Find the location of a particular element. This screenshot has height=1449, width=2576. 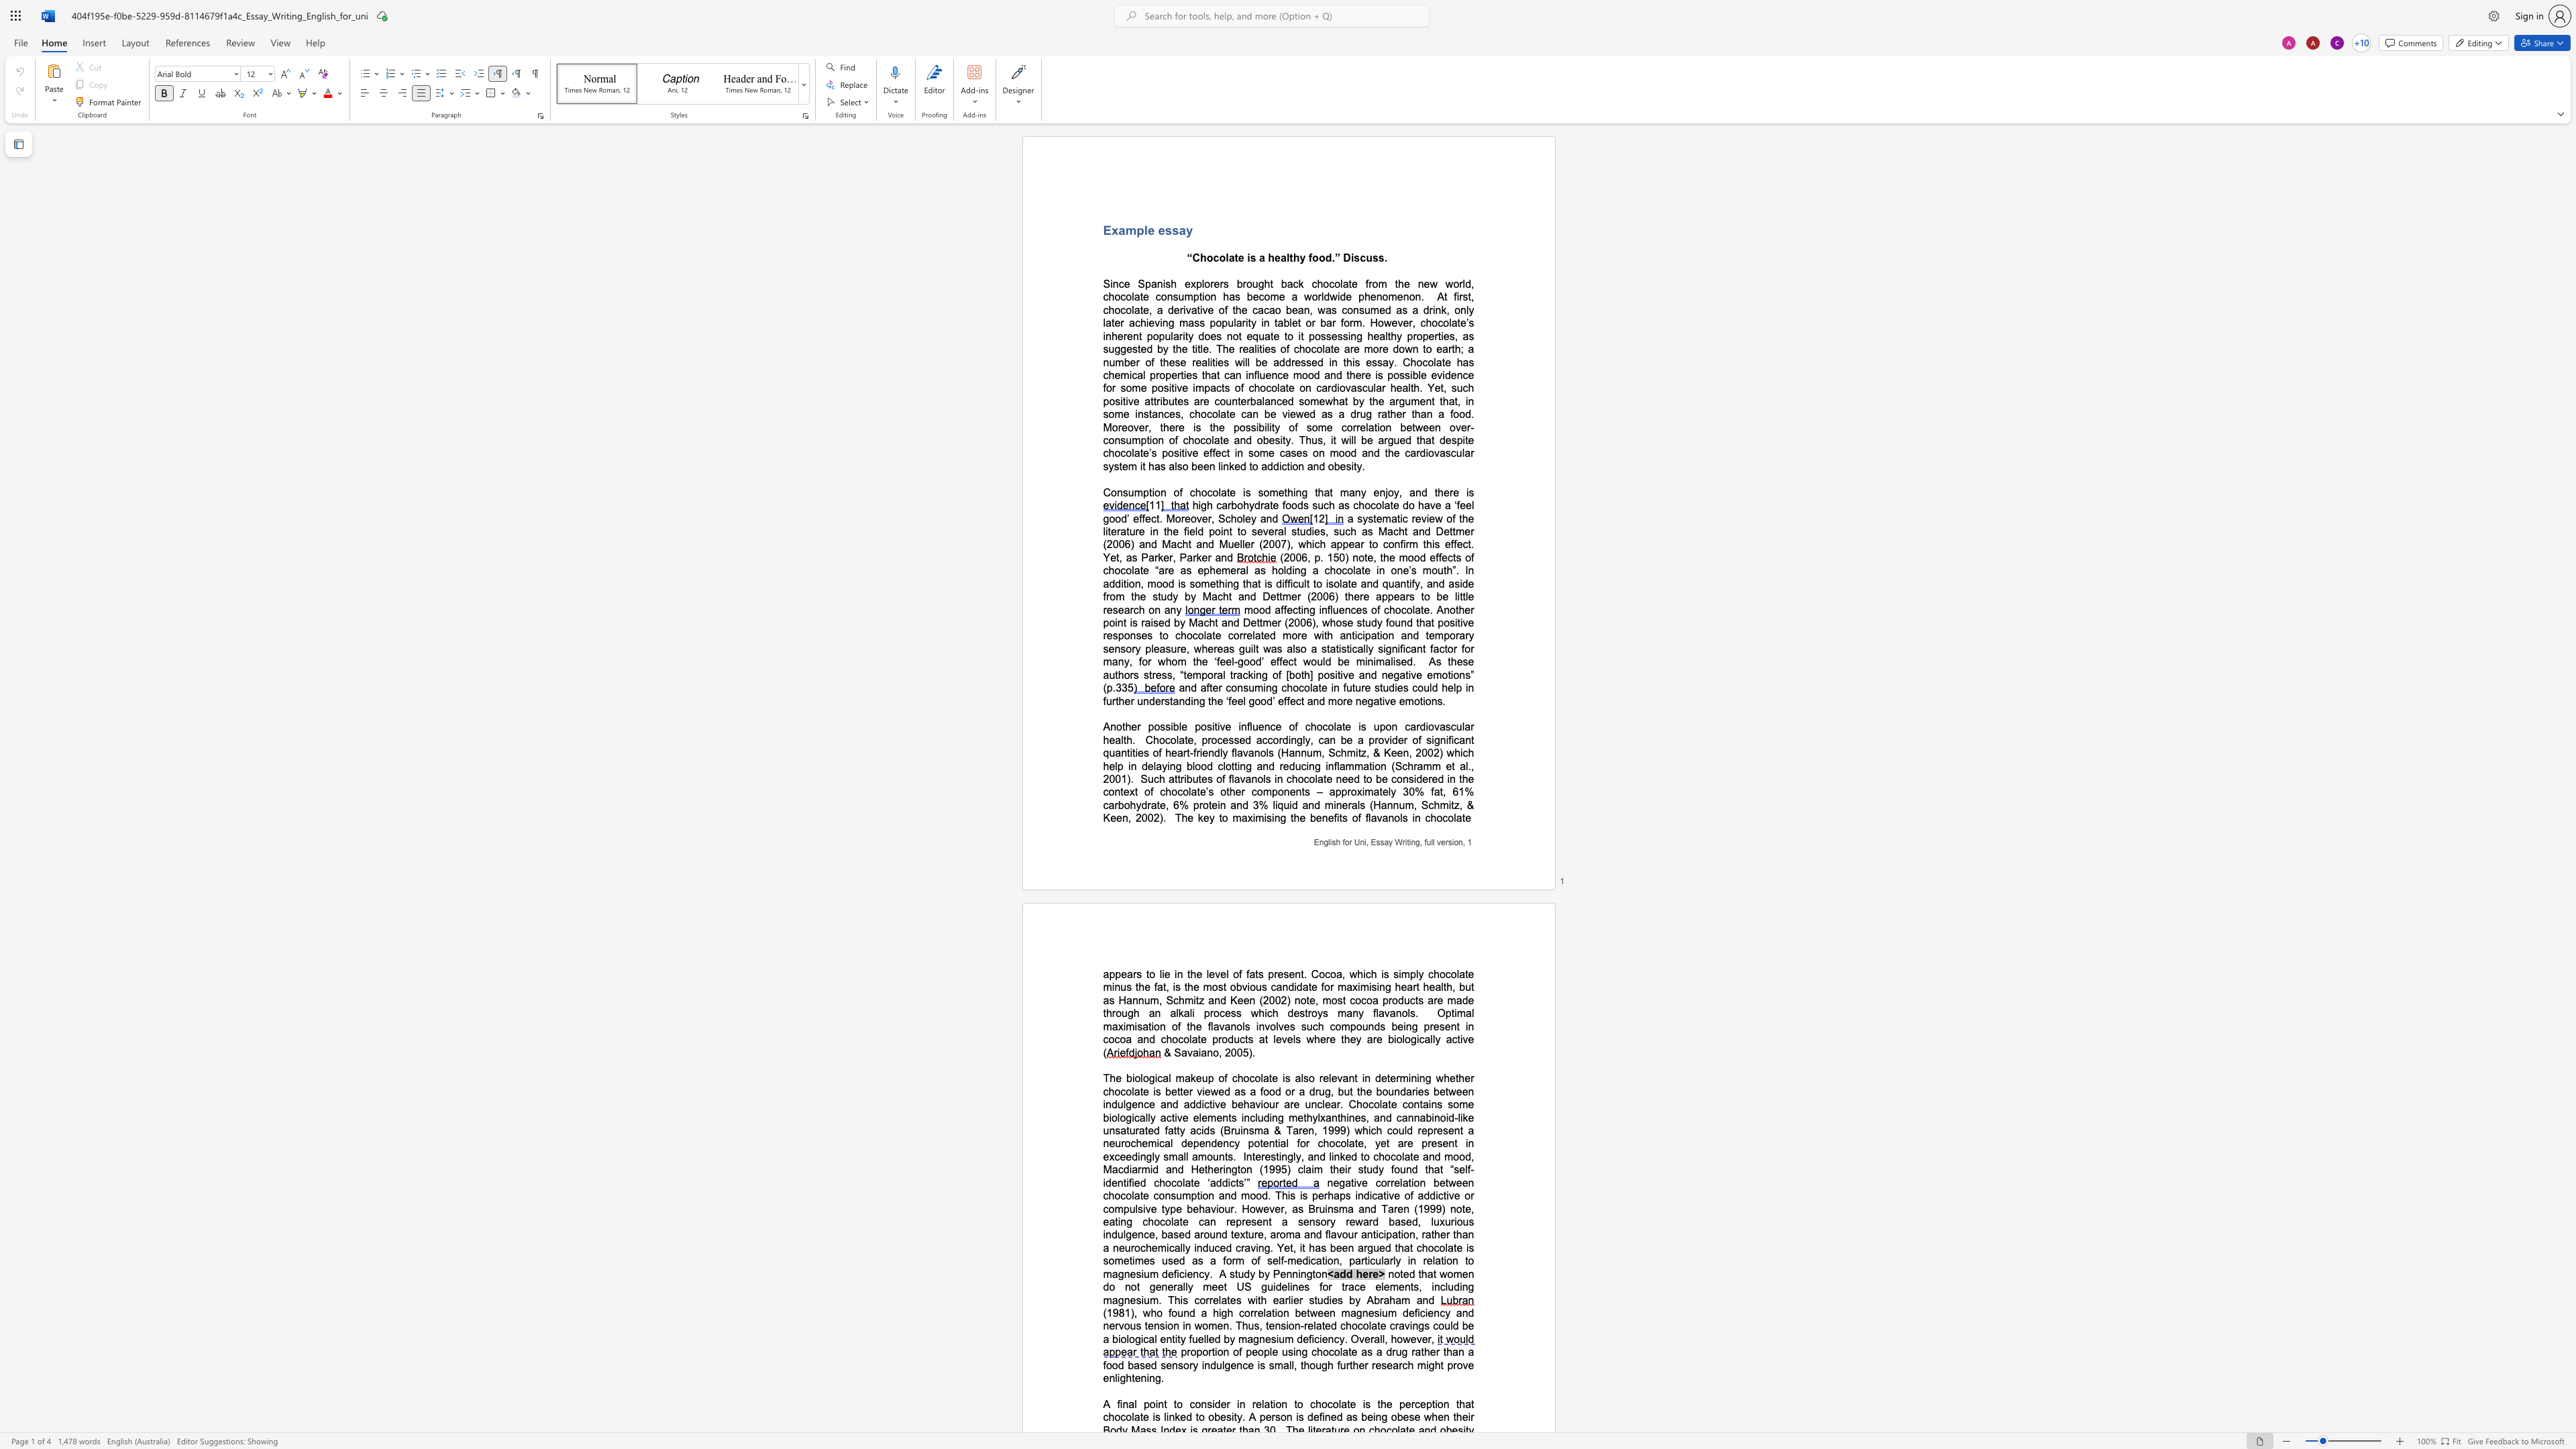

the space between the continuous character "o" and "i" in the text is located at coordinates (1153, 1403).